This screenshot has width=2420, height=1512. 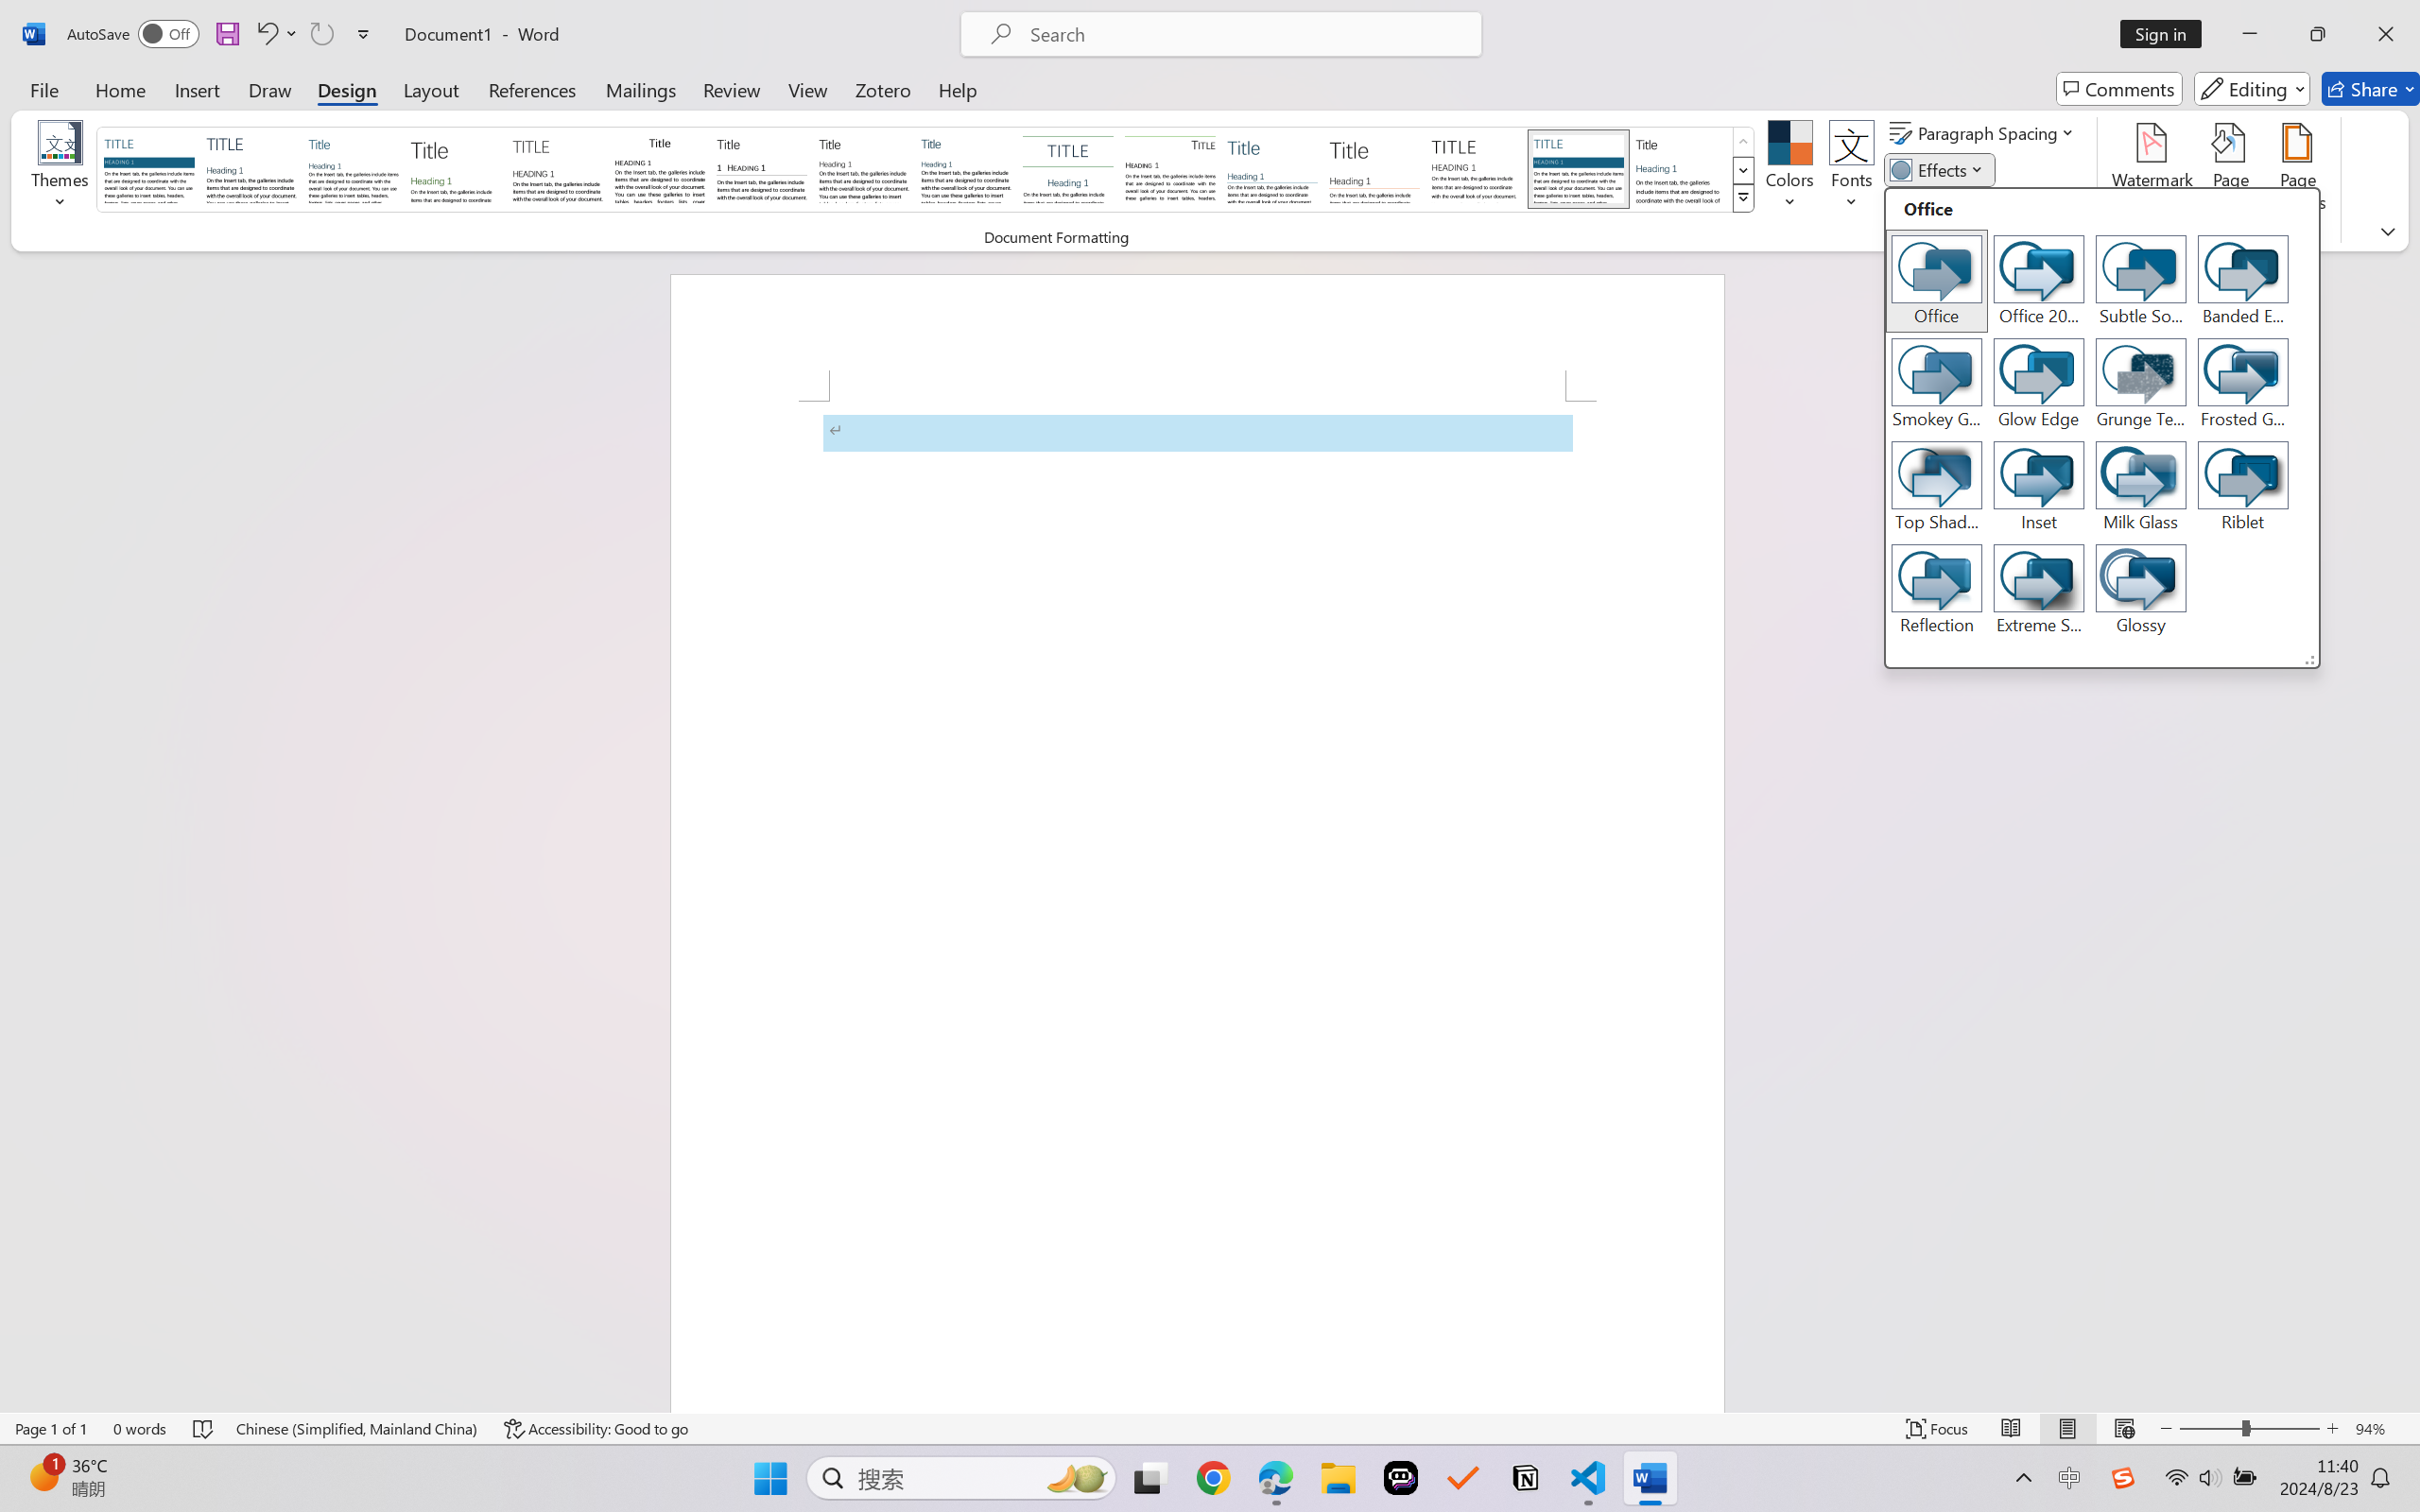 I want to click on 'Basic (Elegant)', so click(x=251, y=168).